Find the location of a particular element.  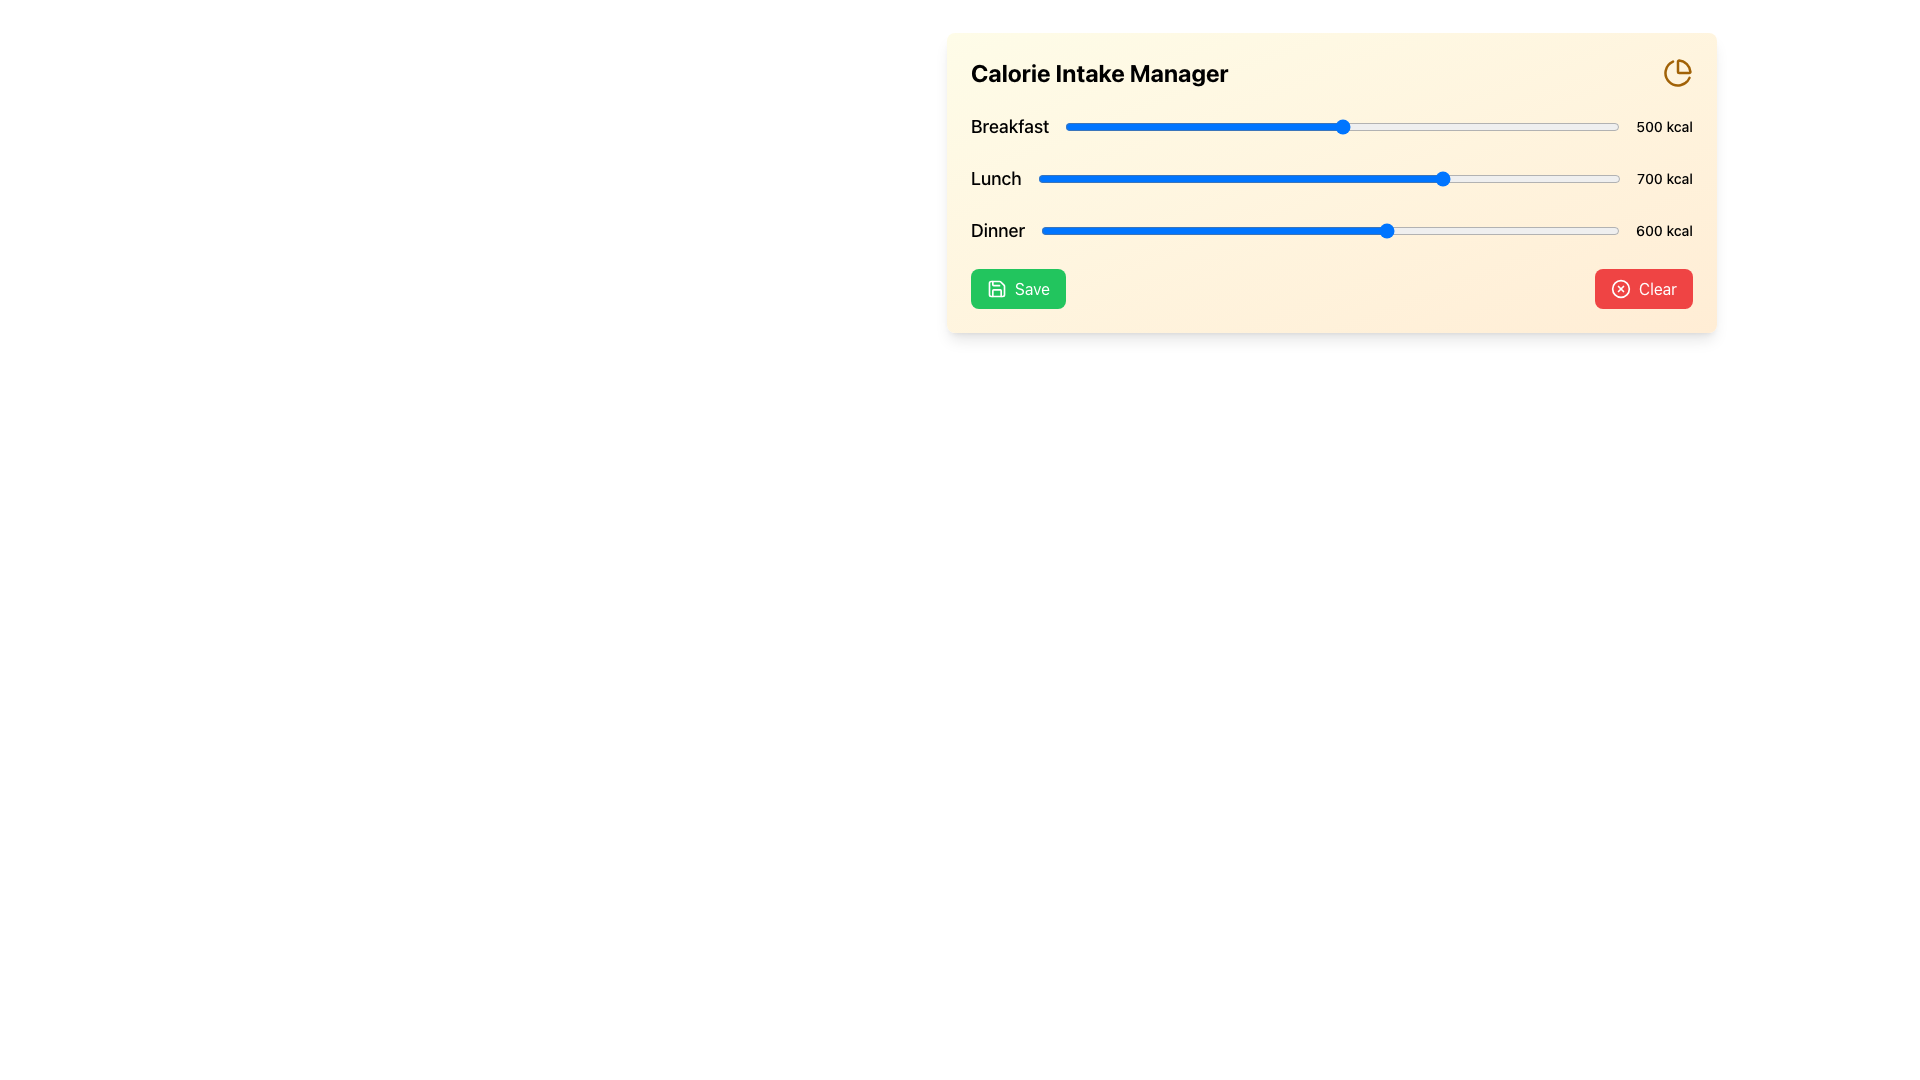

the breakfast calorie intake is located at coordinates (1468, 127).